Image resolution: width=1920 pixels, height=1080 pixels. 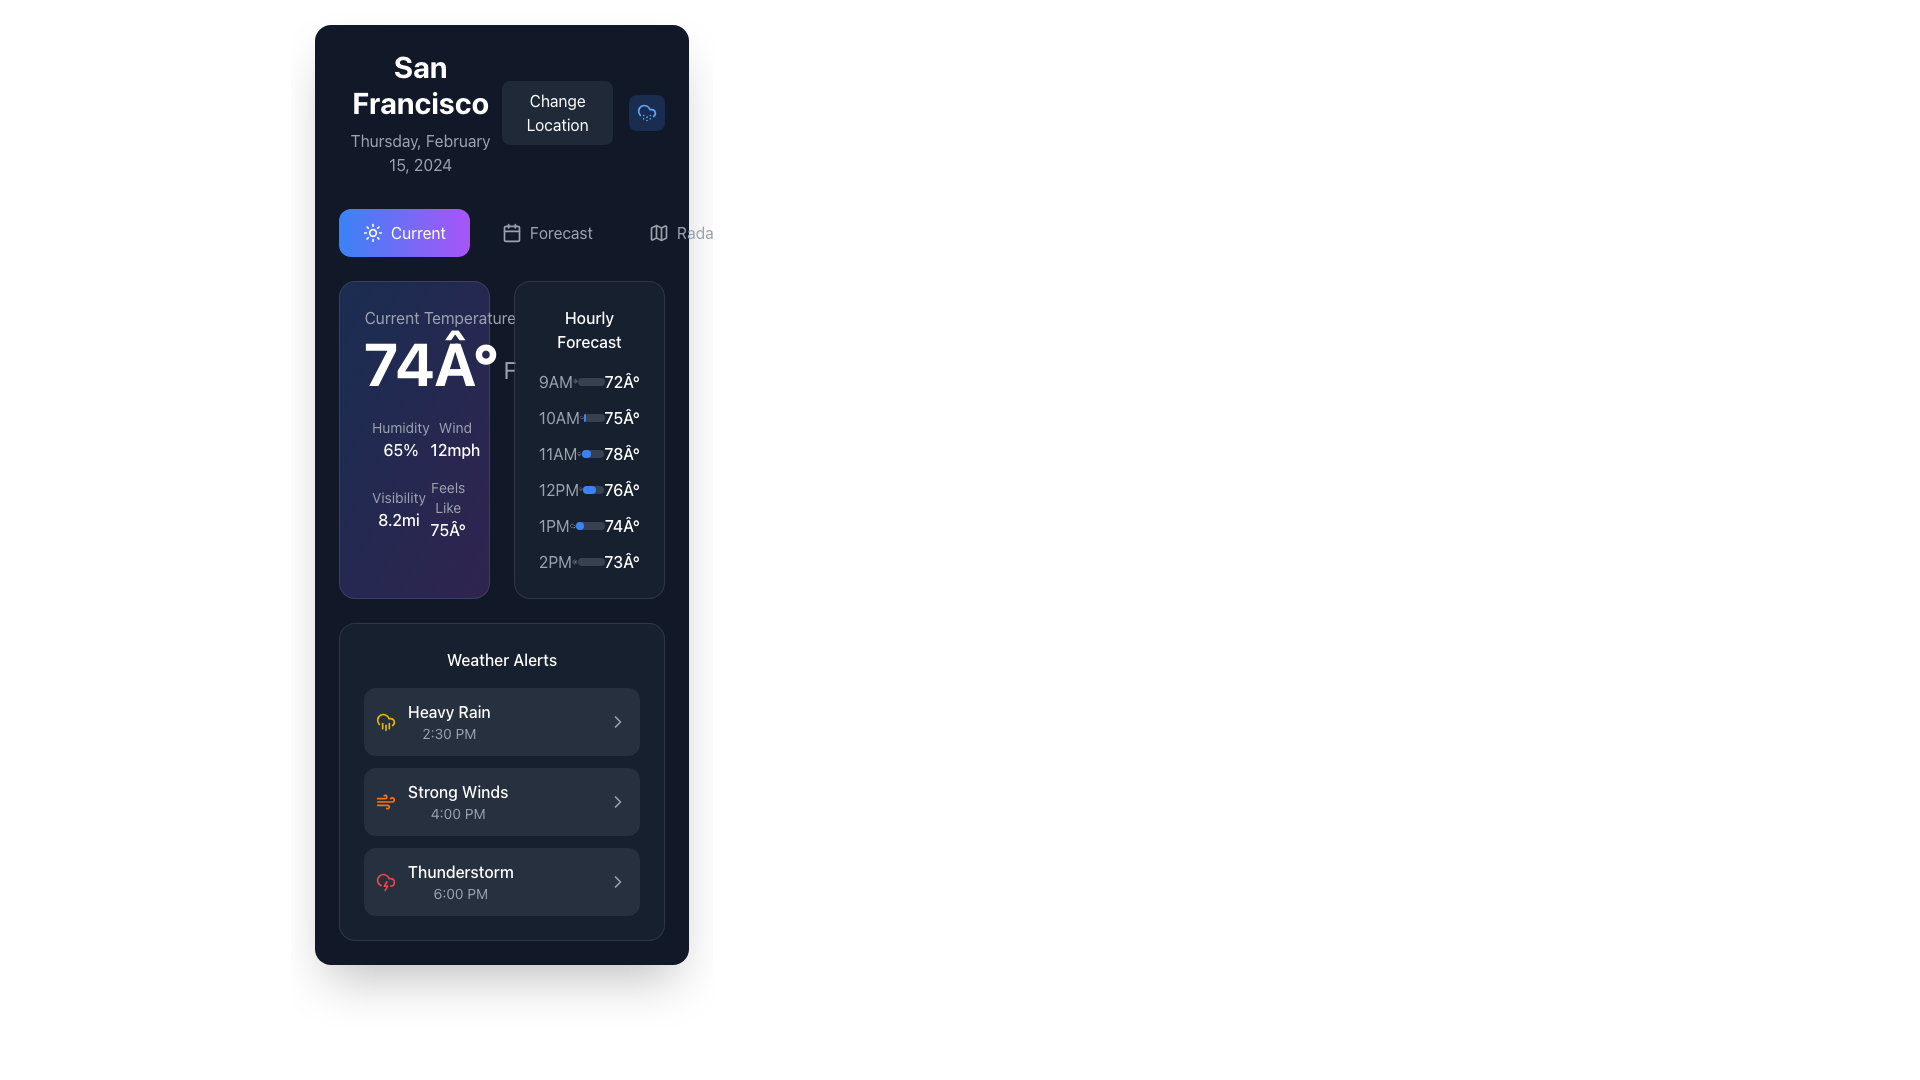 What do you see at coordinates (592, 489) in the screenshot?
I see `the horizontal progress bar located in the '12PM' hourly forecast section, which has a gray background and a blue progress segment covering 60%` at bounding box center [592, 489].